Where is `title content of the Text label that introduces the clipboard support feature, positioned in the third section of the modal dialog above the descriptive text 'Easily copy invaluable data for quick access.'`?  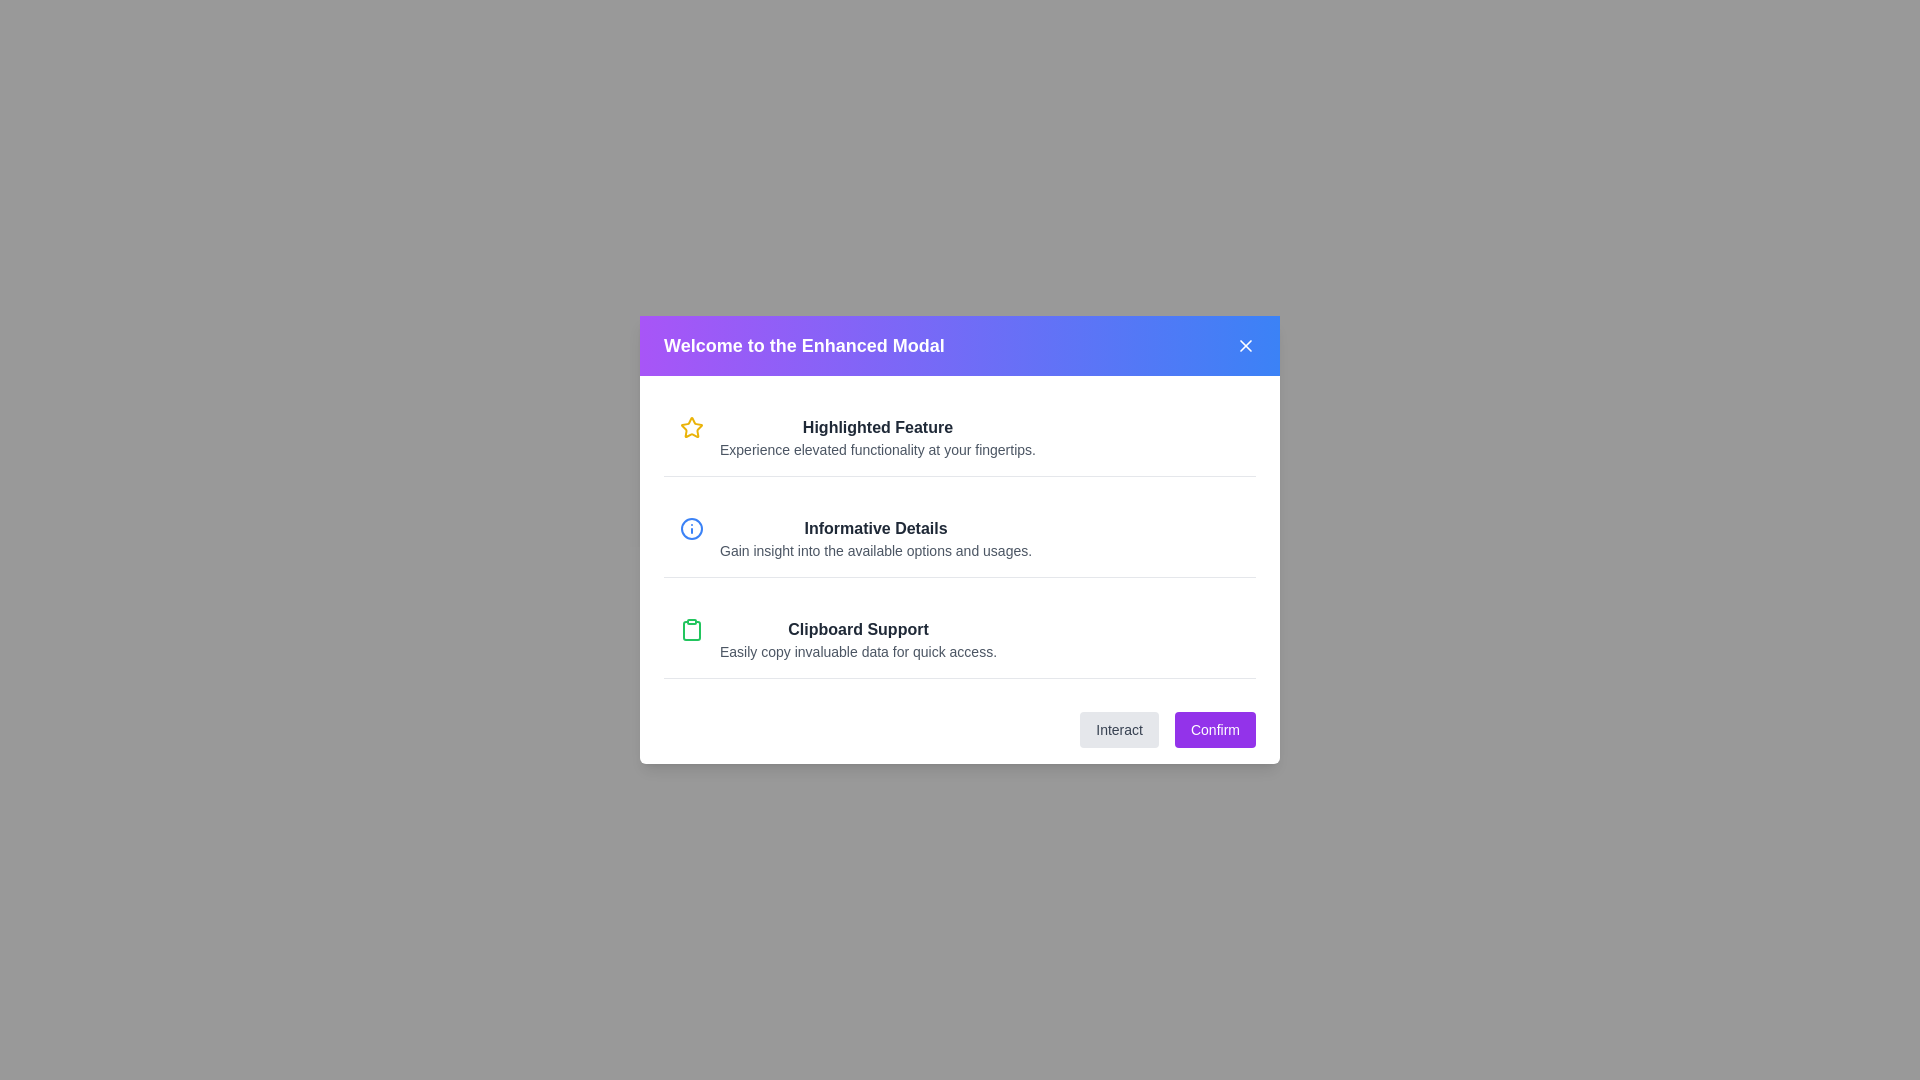 title content of the Text label that introduces the clipboard support feature, positioned in the third section of the modal dialog above the descriptive text 'Easily copy invaluable data for quick access.' is located at coordinates (858, 628).